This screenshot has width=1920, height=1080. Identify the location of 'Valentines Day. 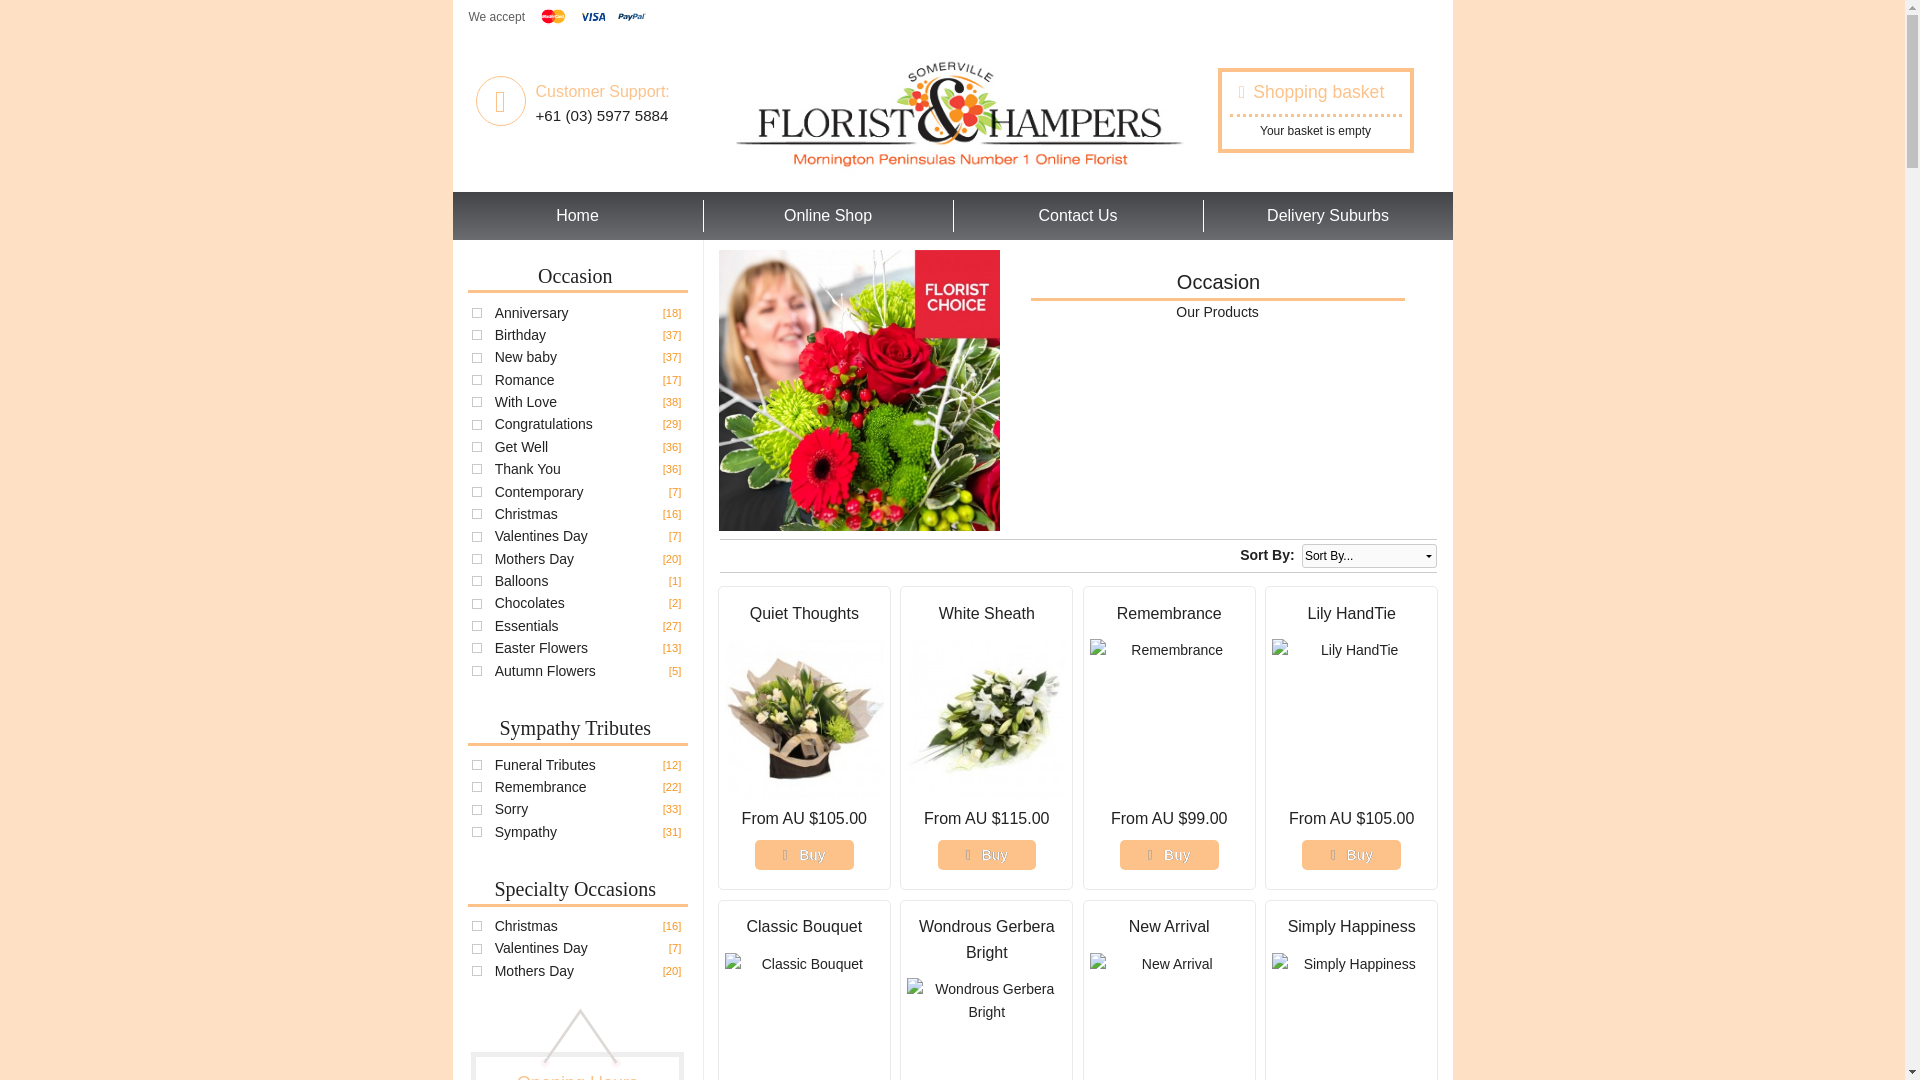
(541, 535).